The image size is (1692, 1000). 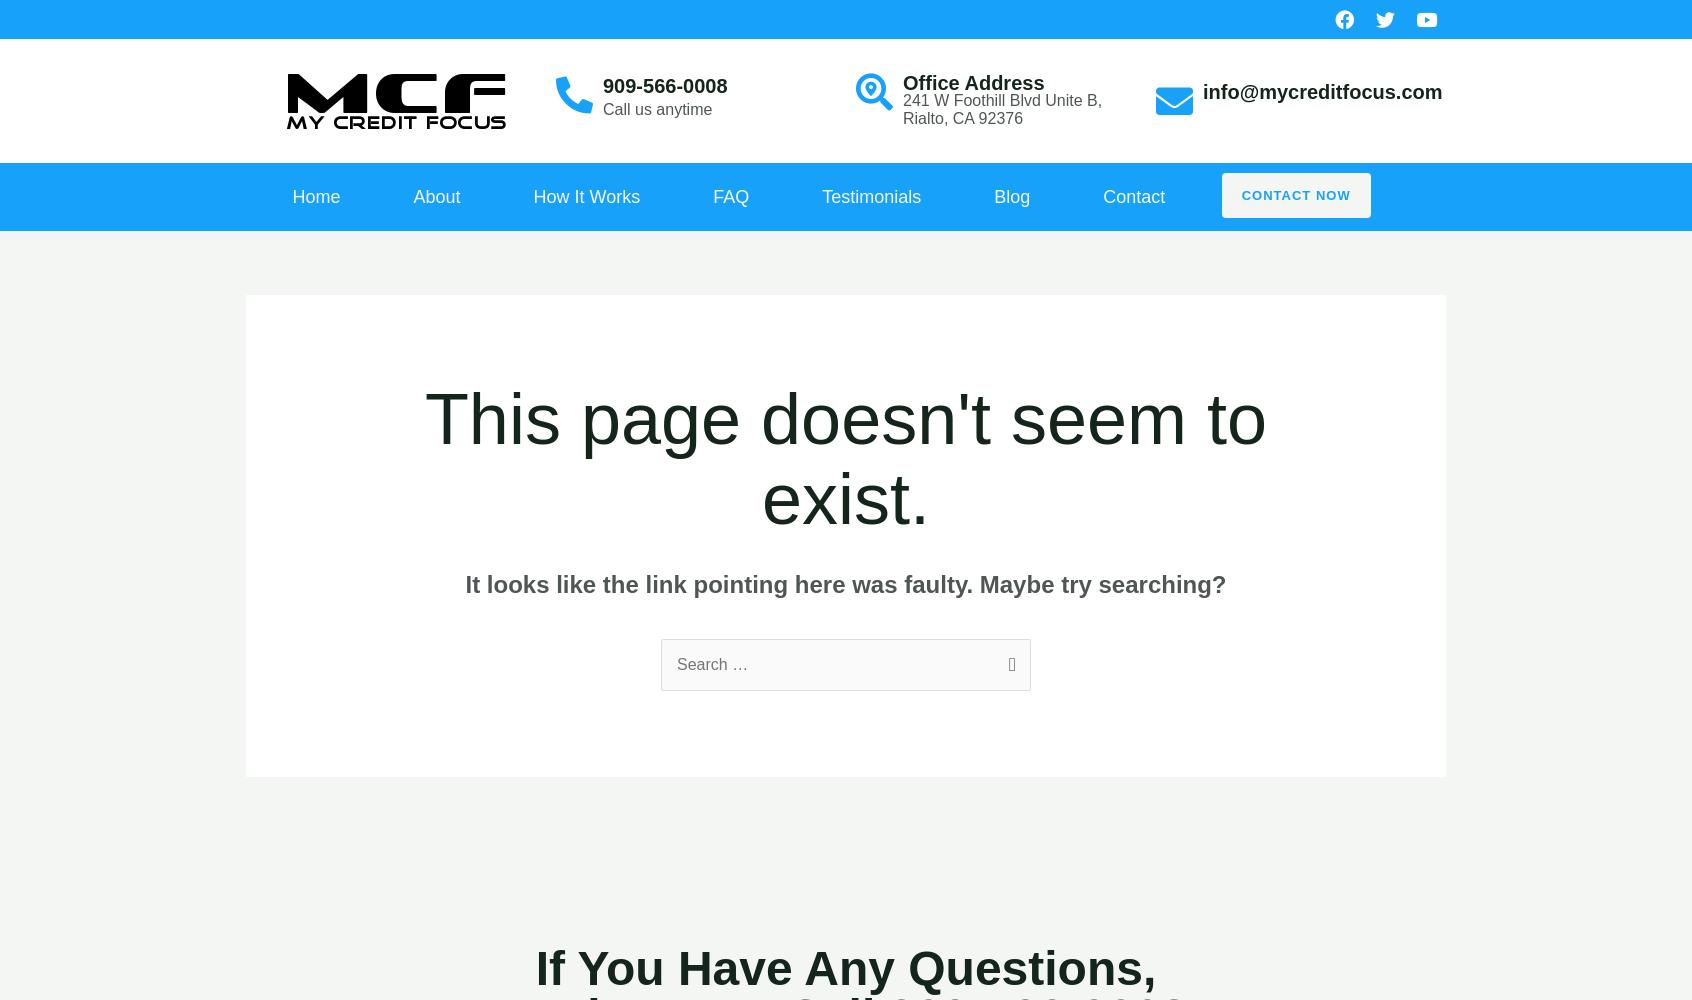 I want to click on 'How It Works', so click(x=585, y=196).